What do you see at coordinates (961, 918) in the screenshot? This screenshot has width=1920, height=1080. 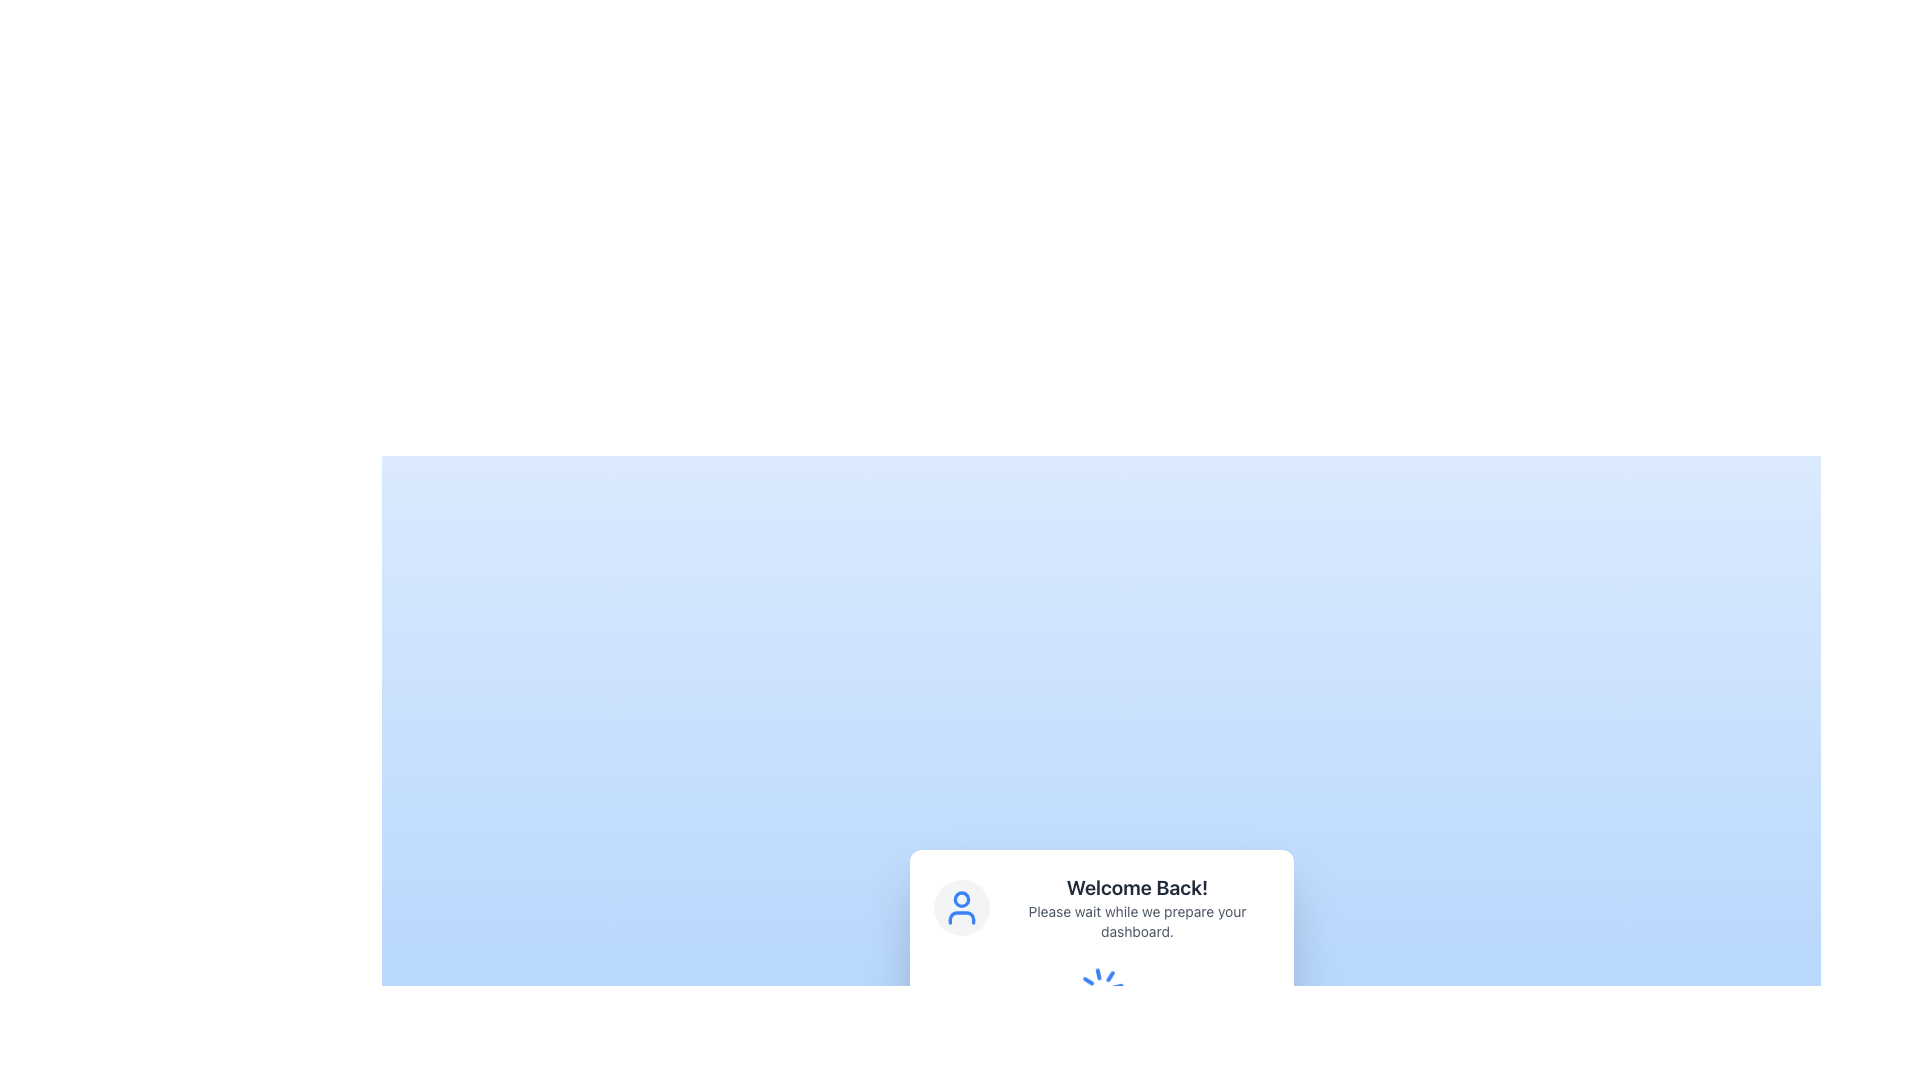 I see `the lower torso segment of the avatar icon located at the bottom center of the interface, below the circular head` at bounding box center [961, 918].